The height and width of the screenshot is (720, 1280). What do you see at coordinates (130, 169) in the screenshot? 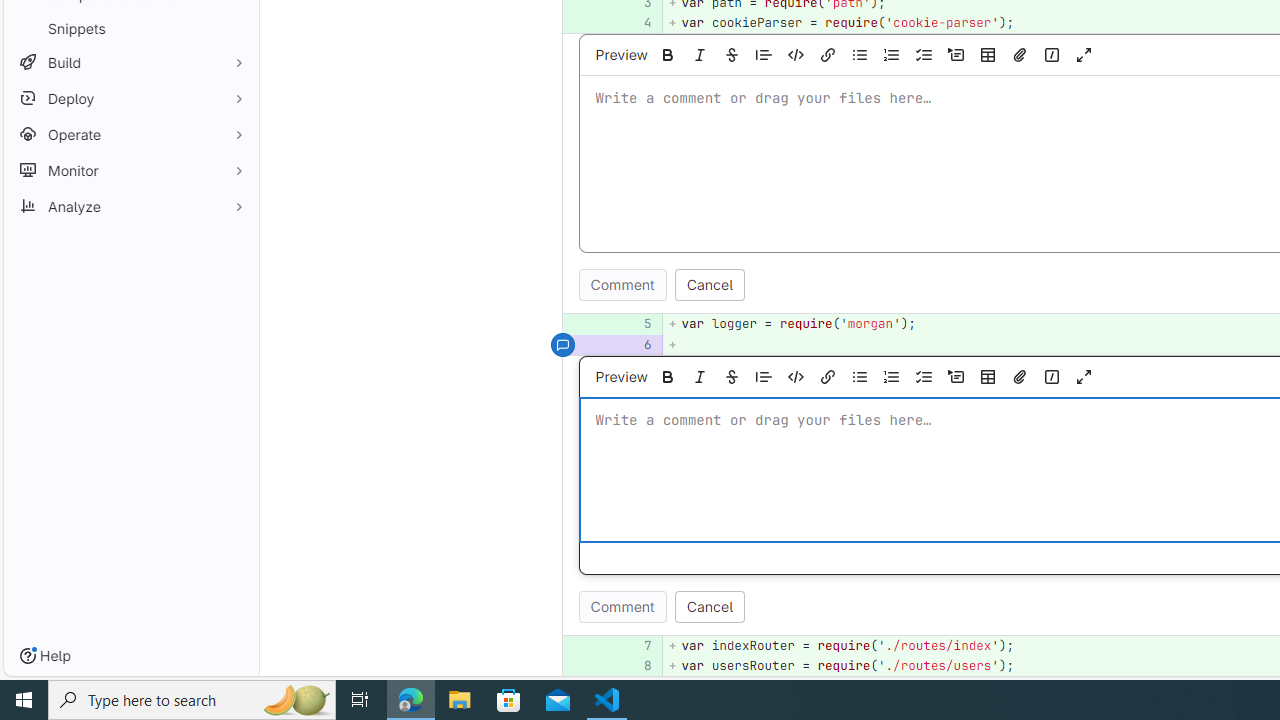
I see `'Monitor'` at bounding box center [130, 169].